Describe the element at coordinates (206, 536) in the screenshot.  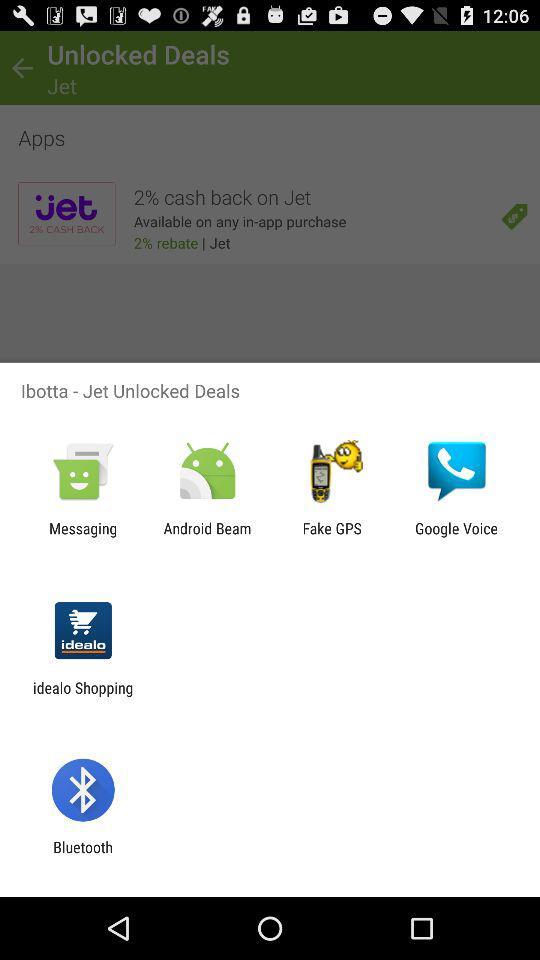
I see `the android beam icon` at that location.